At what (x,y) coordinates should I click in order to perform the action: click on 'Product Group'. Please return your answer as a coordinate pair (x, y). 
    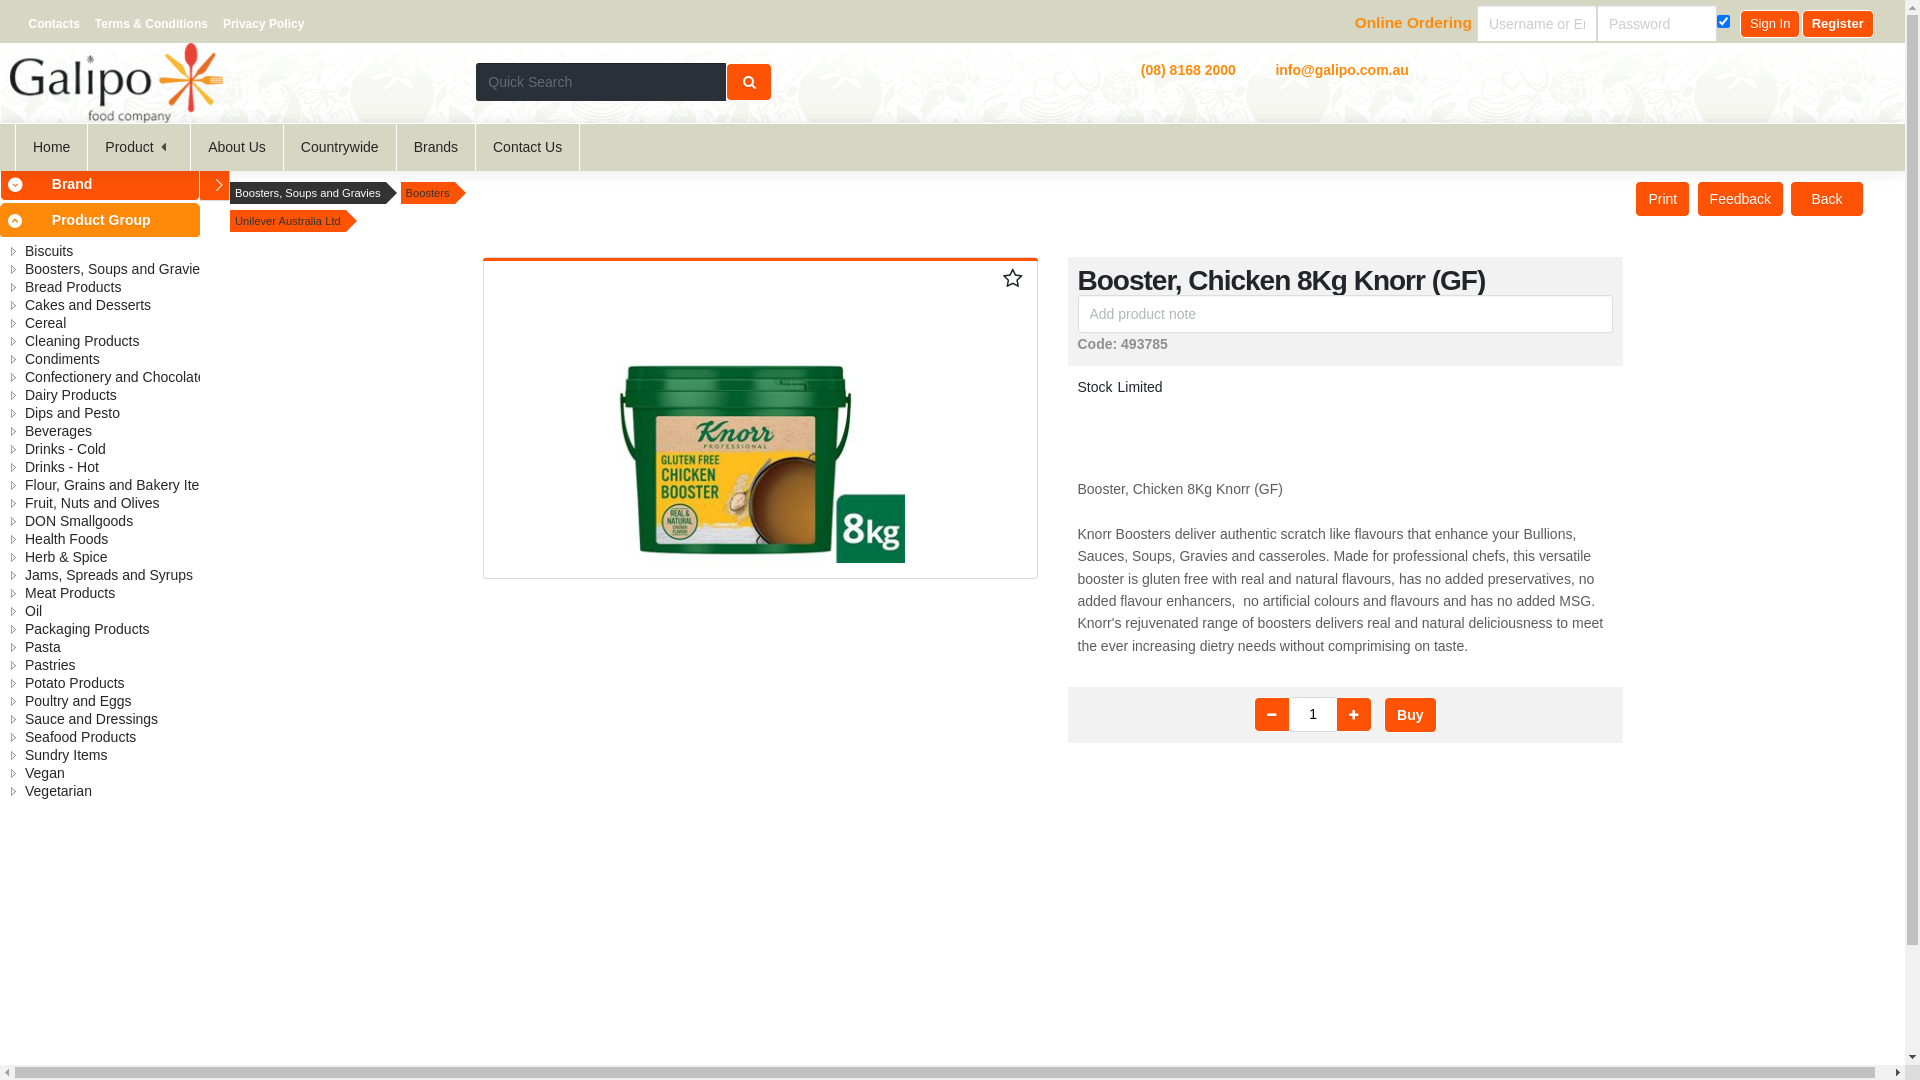
    Looking at the image, I should click on (32, 219).